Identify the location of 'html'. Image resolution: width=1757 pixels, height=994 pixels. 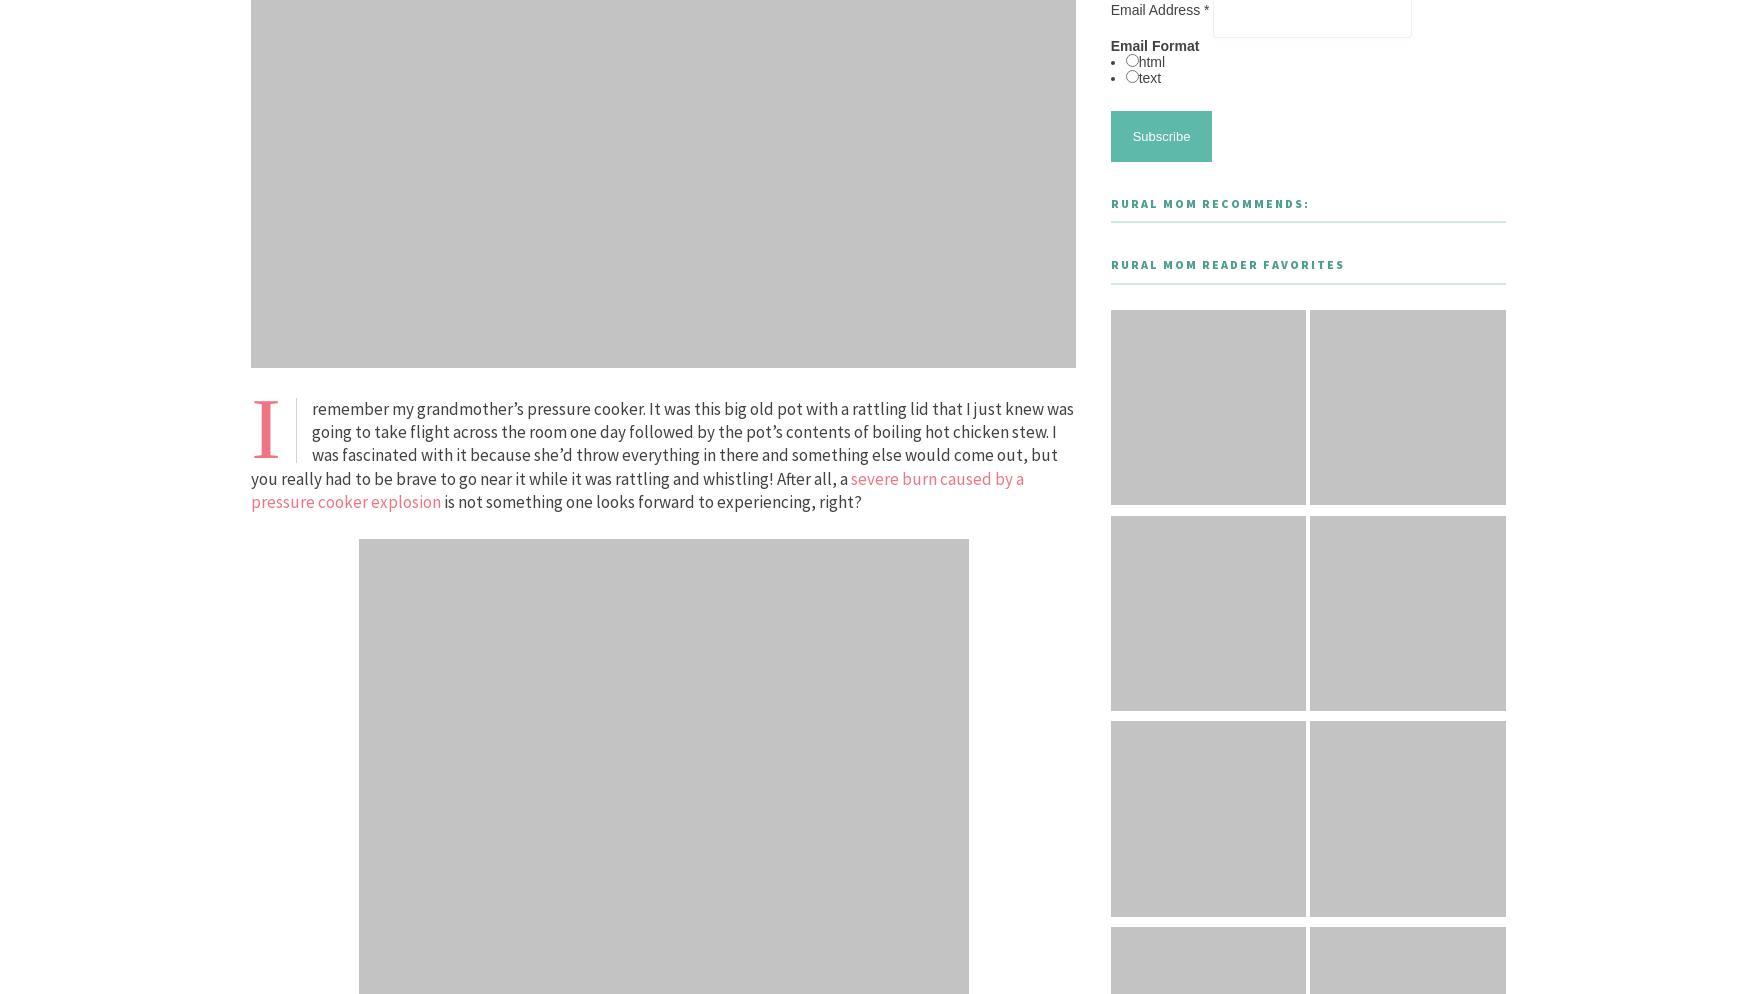
(1150, 61).